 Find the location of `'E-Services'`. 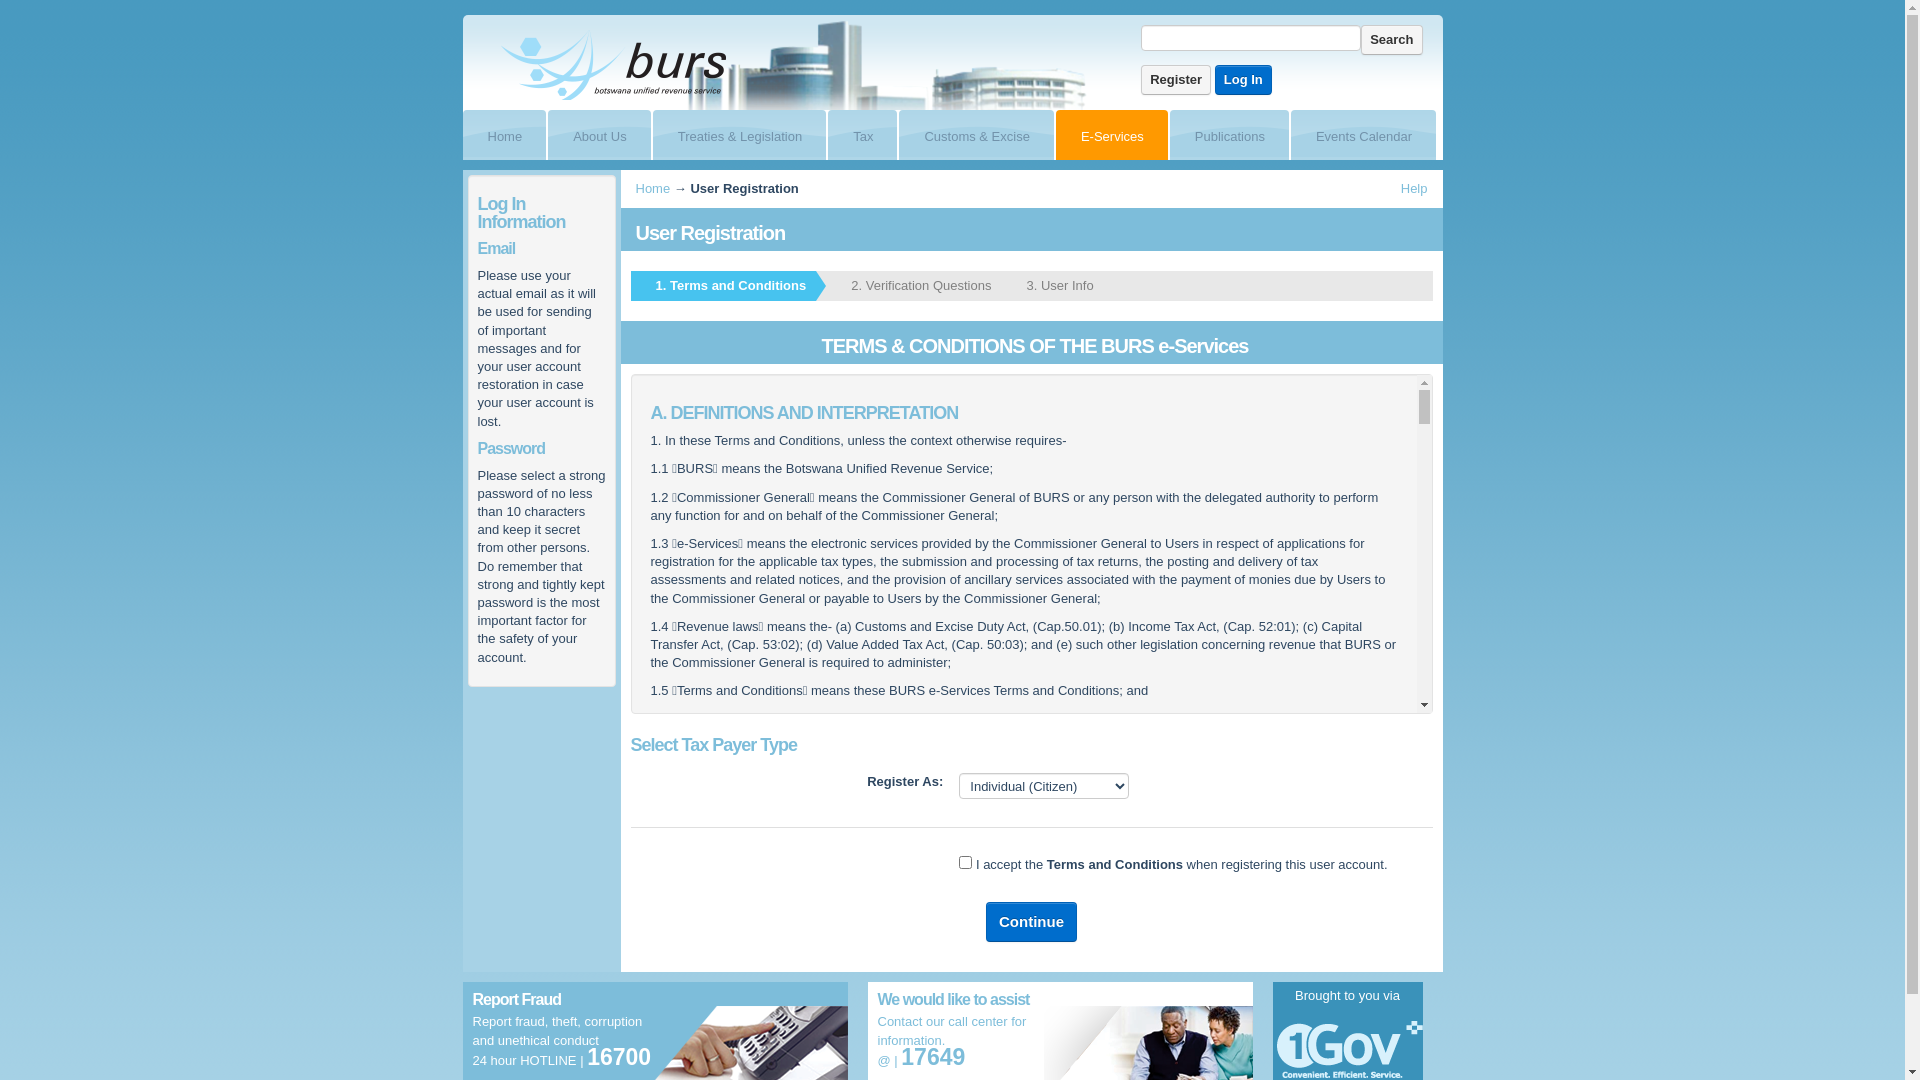

'E-Services' is located at coordinates (1101, 135).